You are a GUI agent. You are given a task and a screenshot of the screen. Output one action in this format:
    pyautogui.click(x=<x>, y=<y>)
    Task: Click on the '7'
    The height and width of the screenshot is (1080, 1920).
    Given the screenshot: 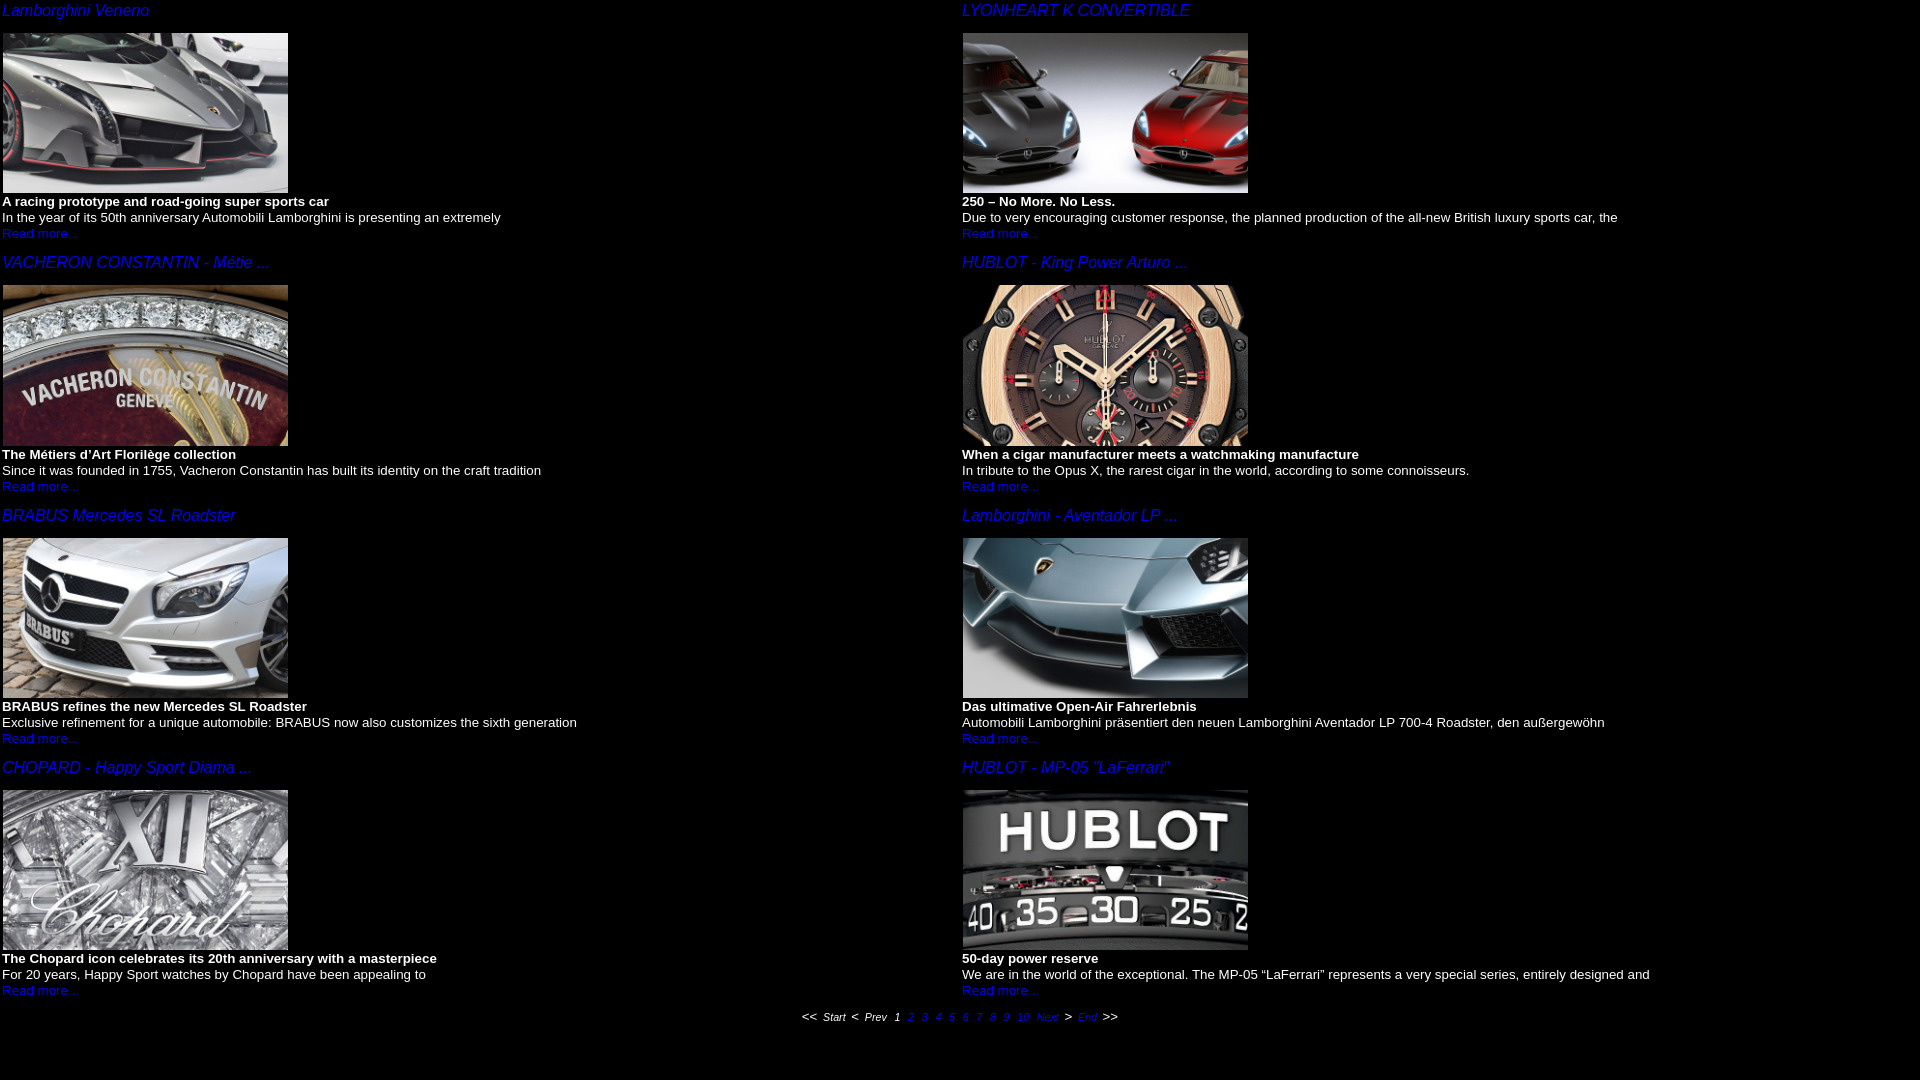 What is the action you would take?
    pyautogui.click(x=974, y=1017)
    